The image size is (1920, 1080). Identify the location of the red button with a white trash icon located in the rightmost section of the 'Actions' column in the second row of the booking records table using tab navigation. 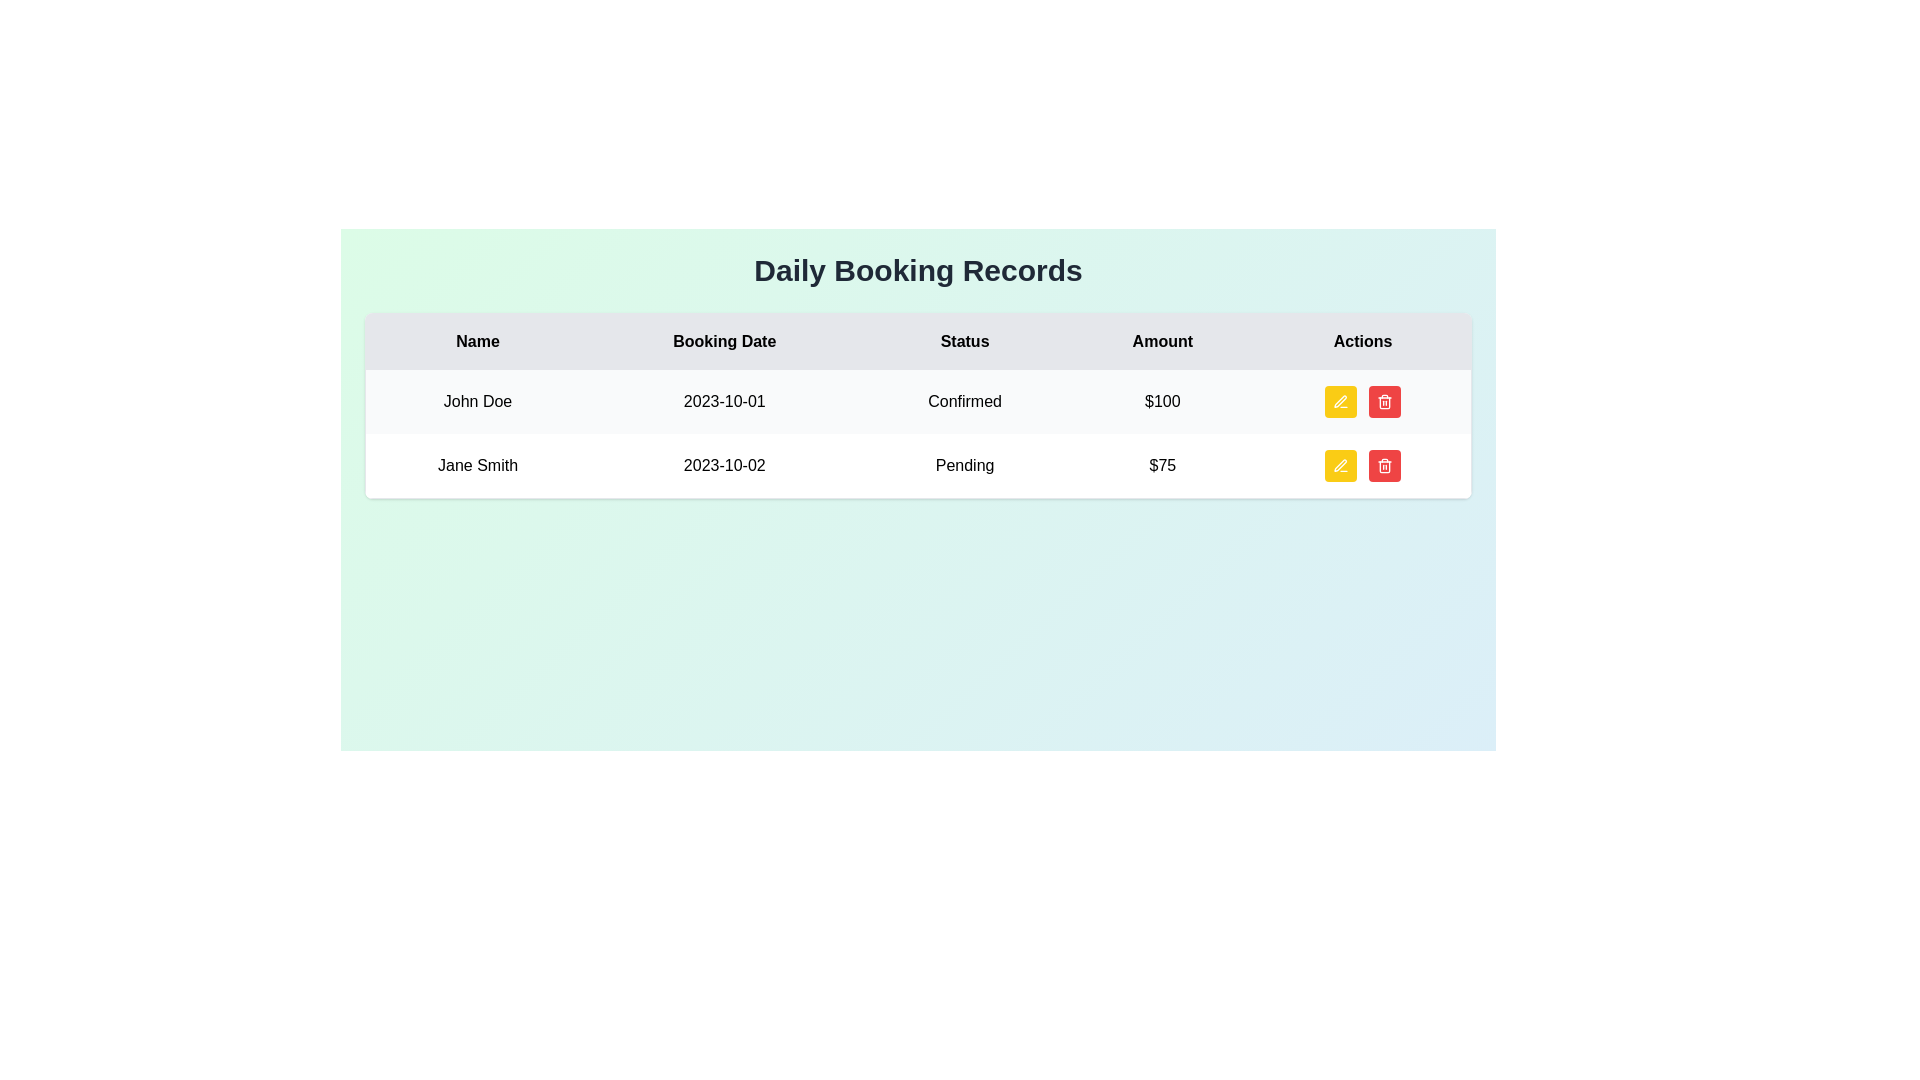
(1384, 466).